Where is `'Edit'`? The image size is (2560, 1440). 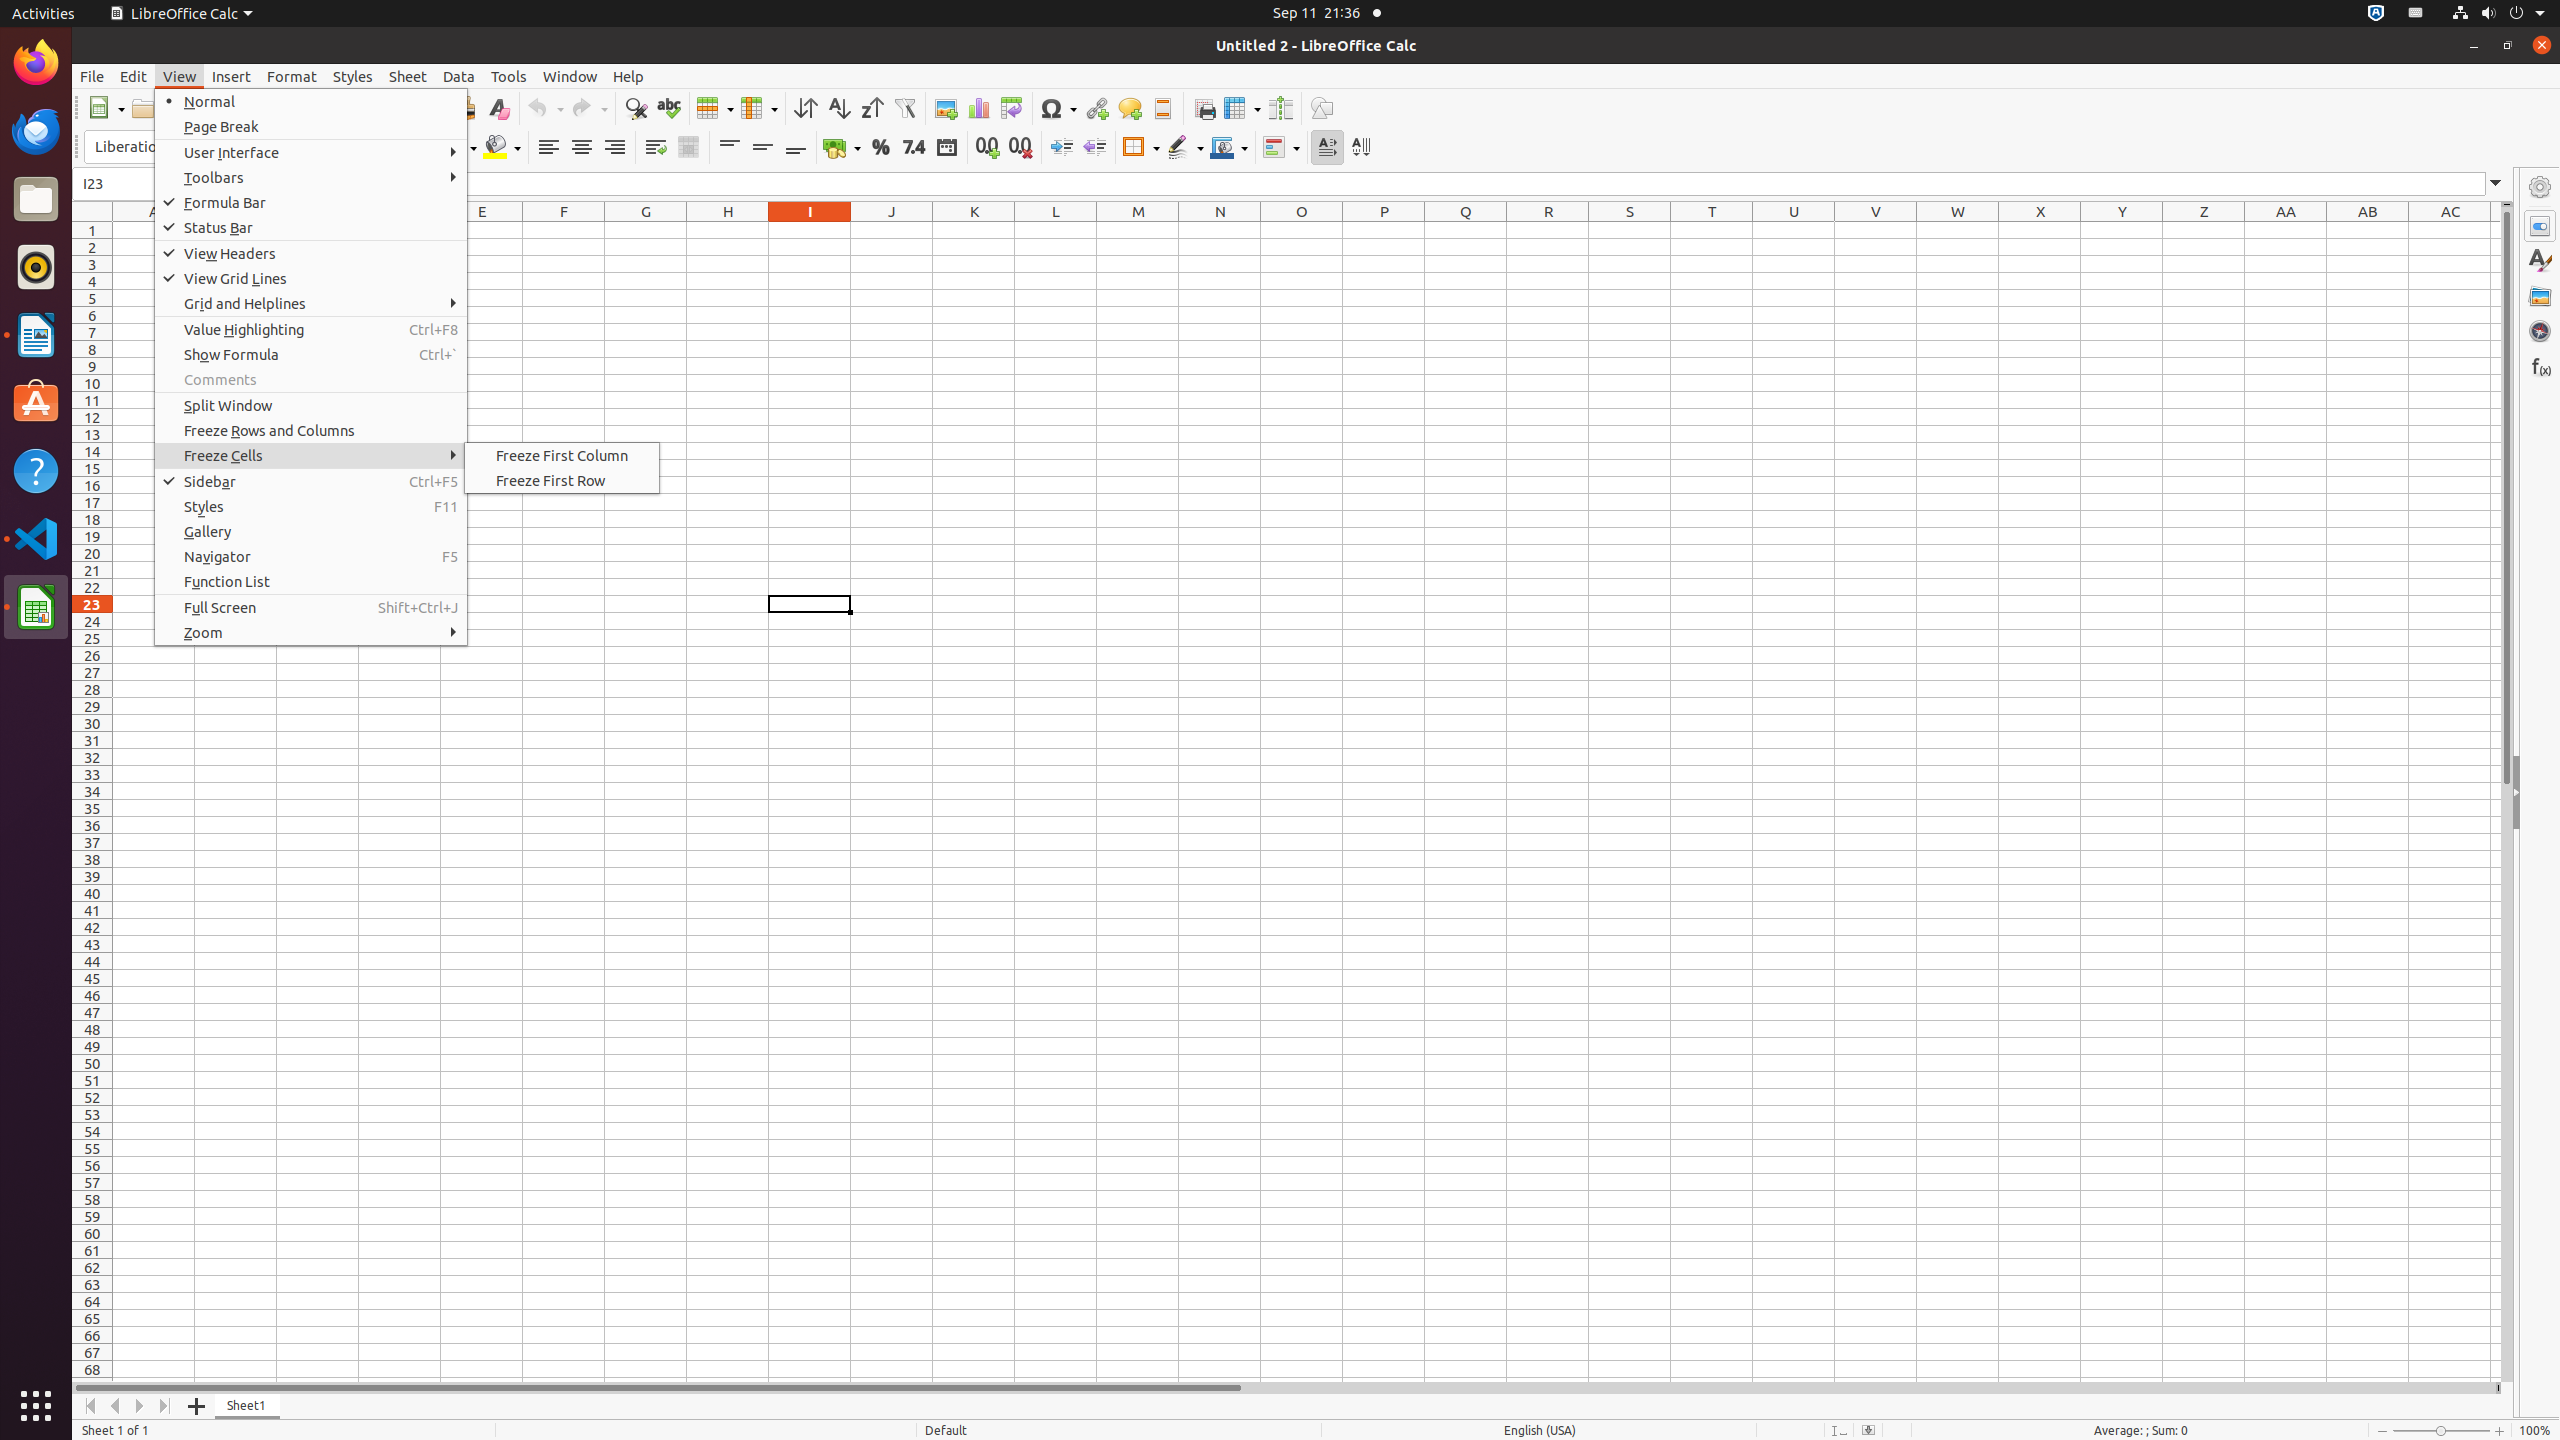
'Edit' is located at coordinates (133, 76).